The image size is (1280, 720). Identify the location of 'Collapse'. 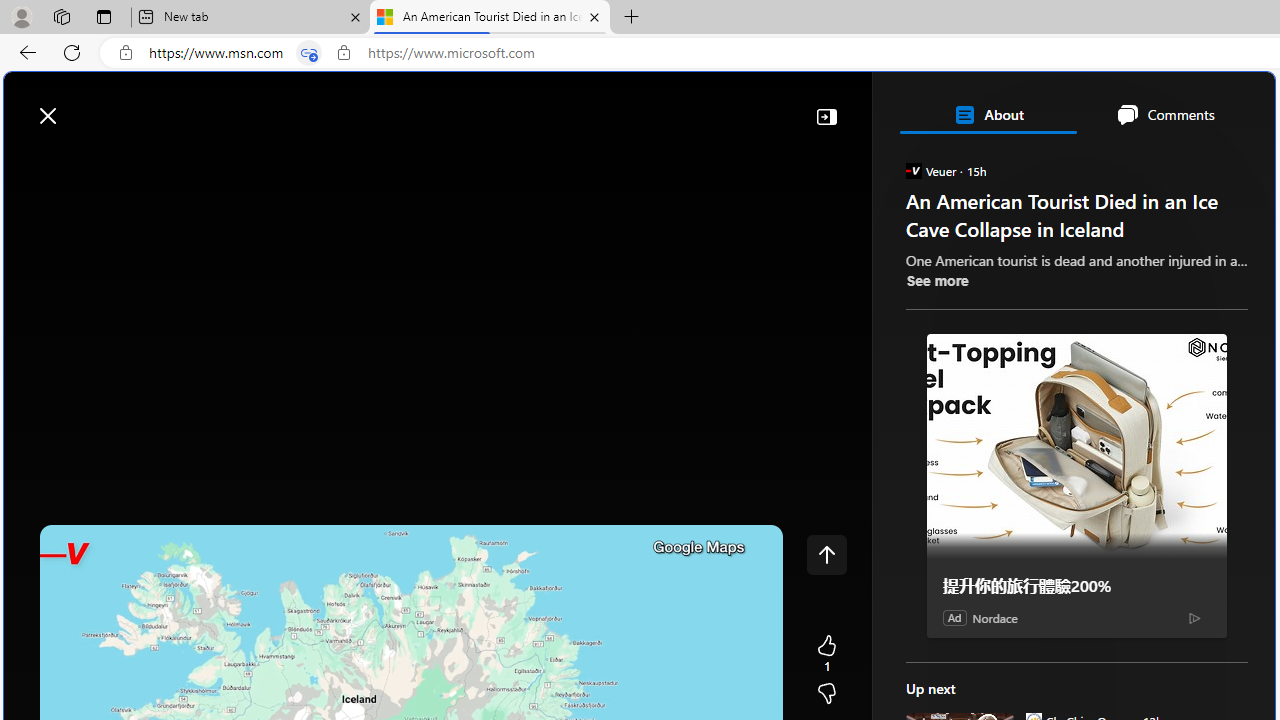
(826, 115).